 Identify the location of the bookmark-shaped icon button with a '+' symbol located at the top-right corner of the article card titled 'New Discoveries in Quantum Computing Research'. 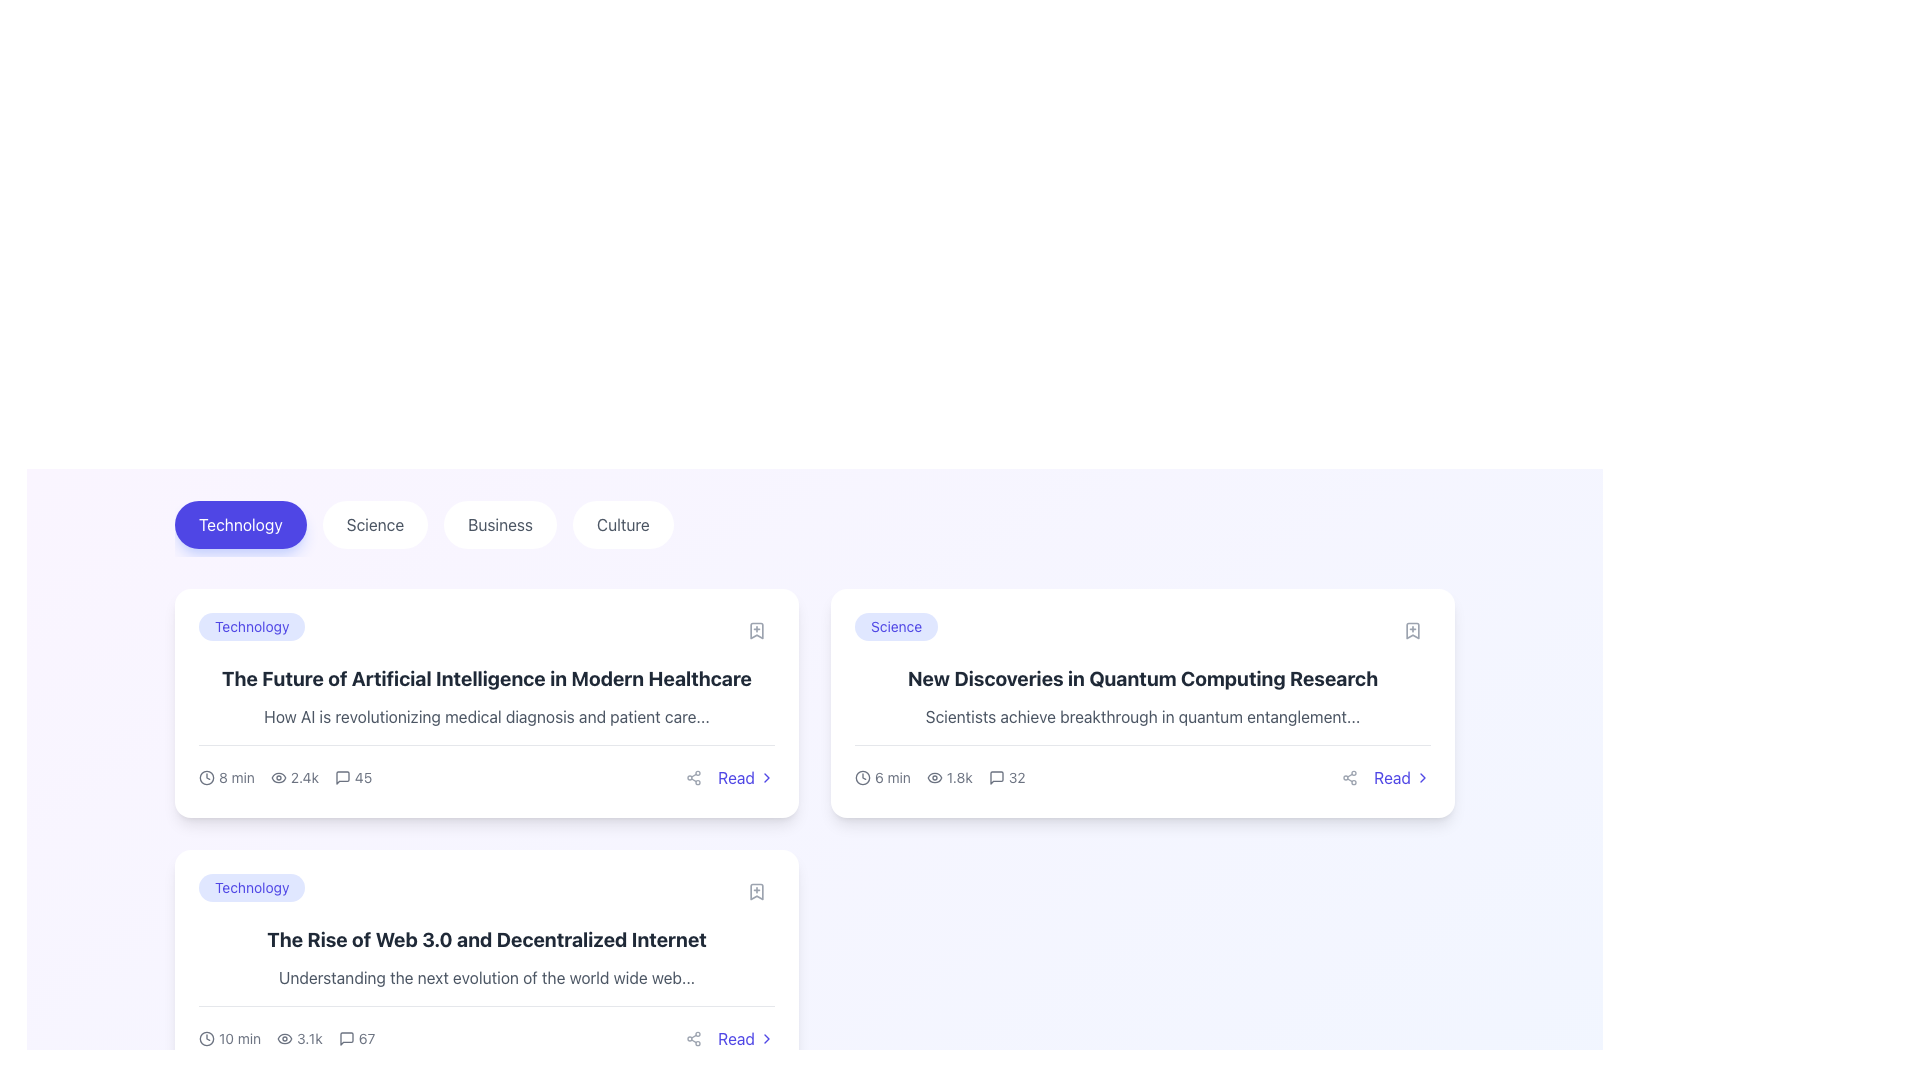
(1411, 631).